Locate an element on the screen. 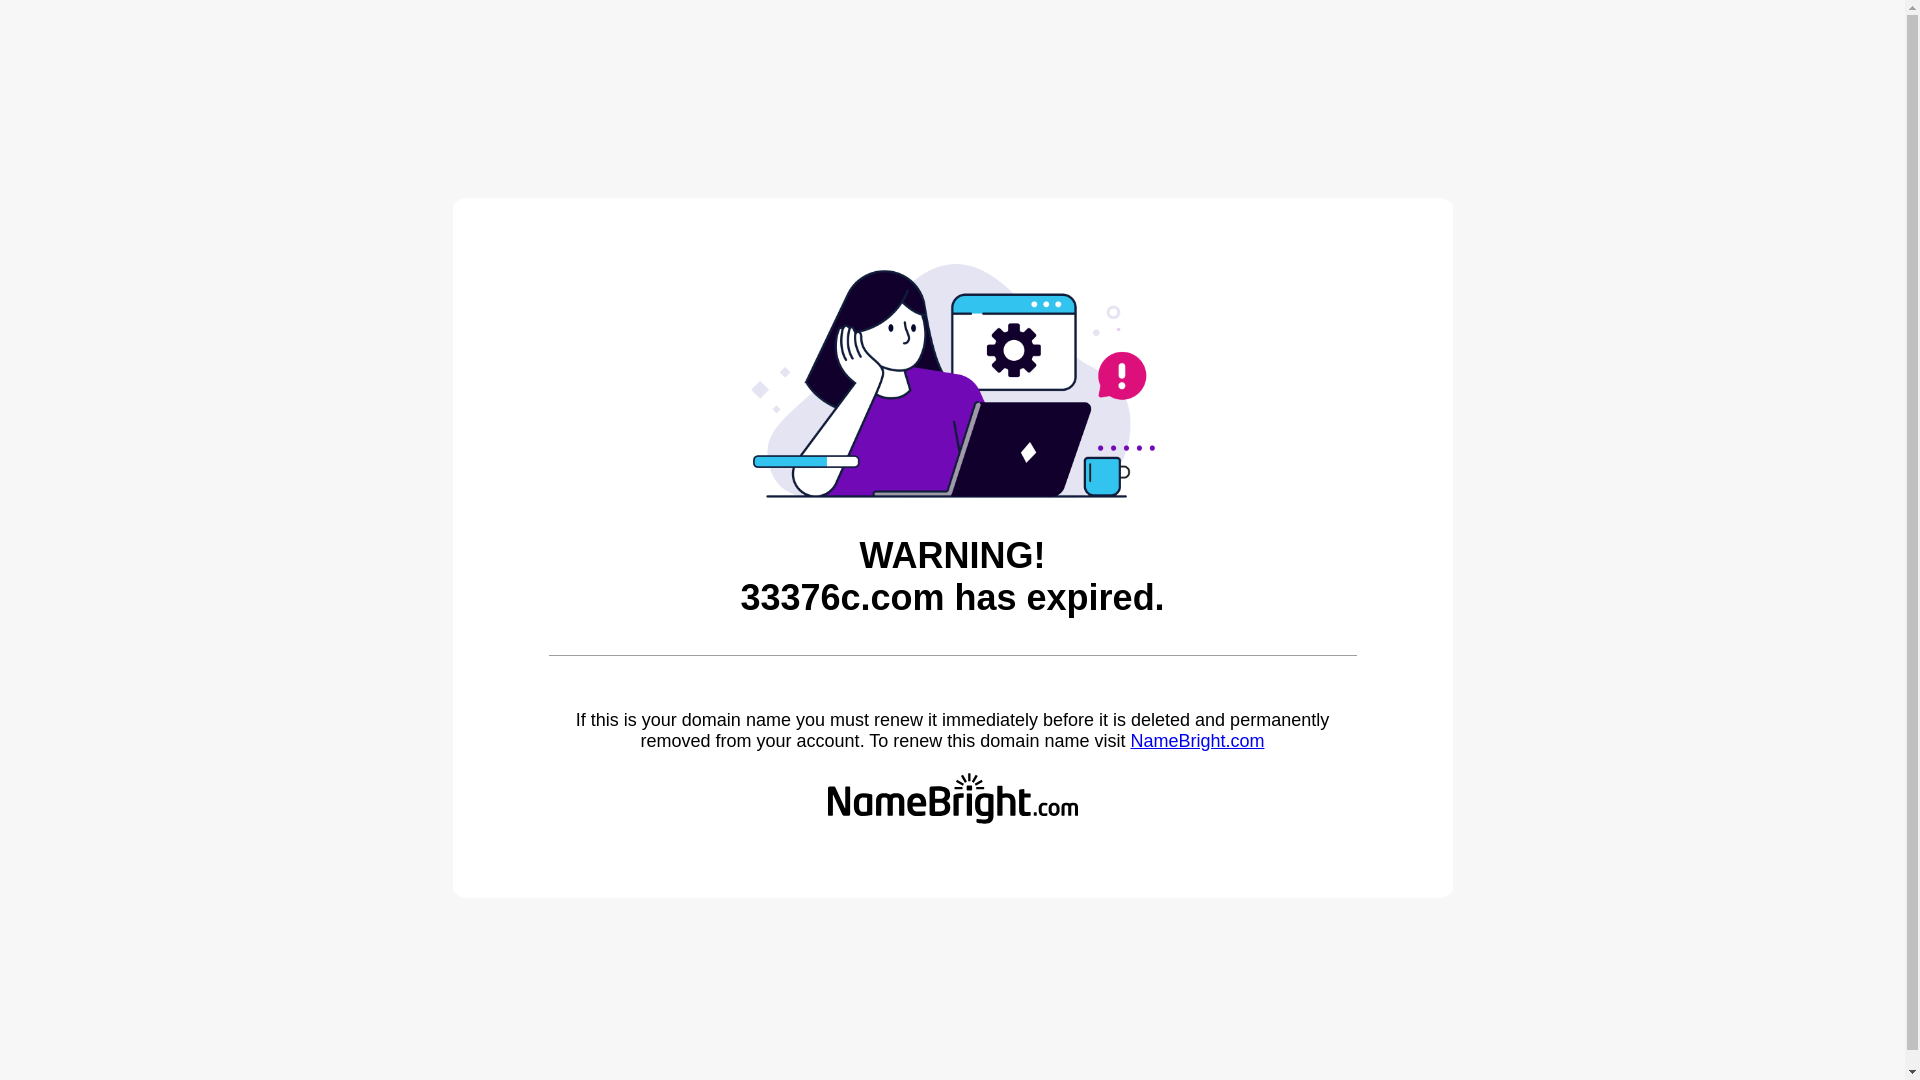 This screenshot has width=1920, height=1080. 'NameBright.com' is located at coordinates (1196, 740).